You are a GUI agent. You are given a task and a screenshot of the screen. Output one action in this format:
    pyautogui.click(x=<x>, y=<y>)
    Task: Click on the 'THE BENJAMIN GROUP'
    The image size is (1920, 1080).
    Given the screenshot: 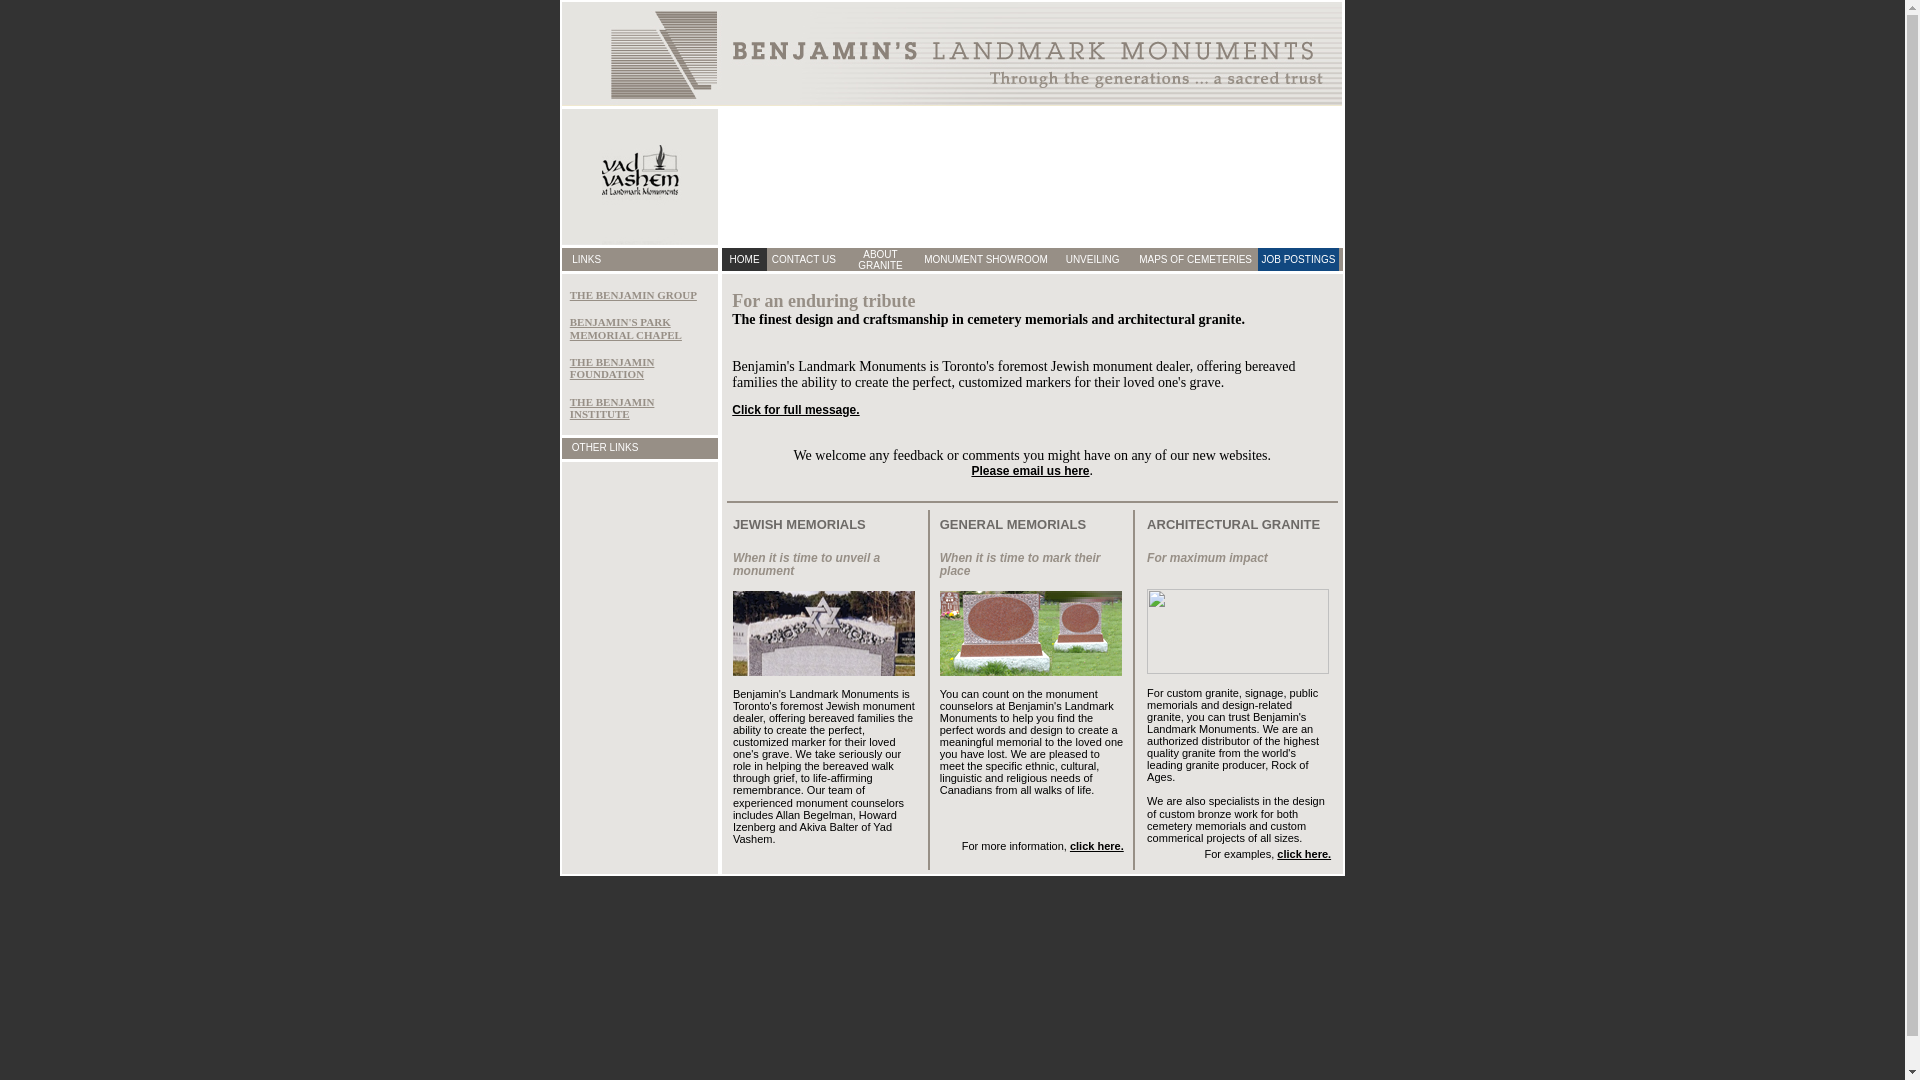 What is the action you would take?
    pyautogui.click(x=569, y=294)
    